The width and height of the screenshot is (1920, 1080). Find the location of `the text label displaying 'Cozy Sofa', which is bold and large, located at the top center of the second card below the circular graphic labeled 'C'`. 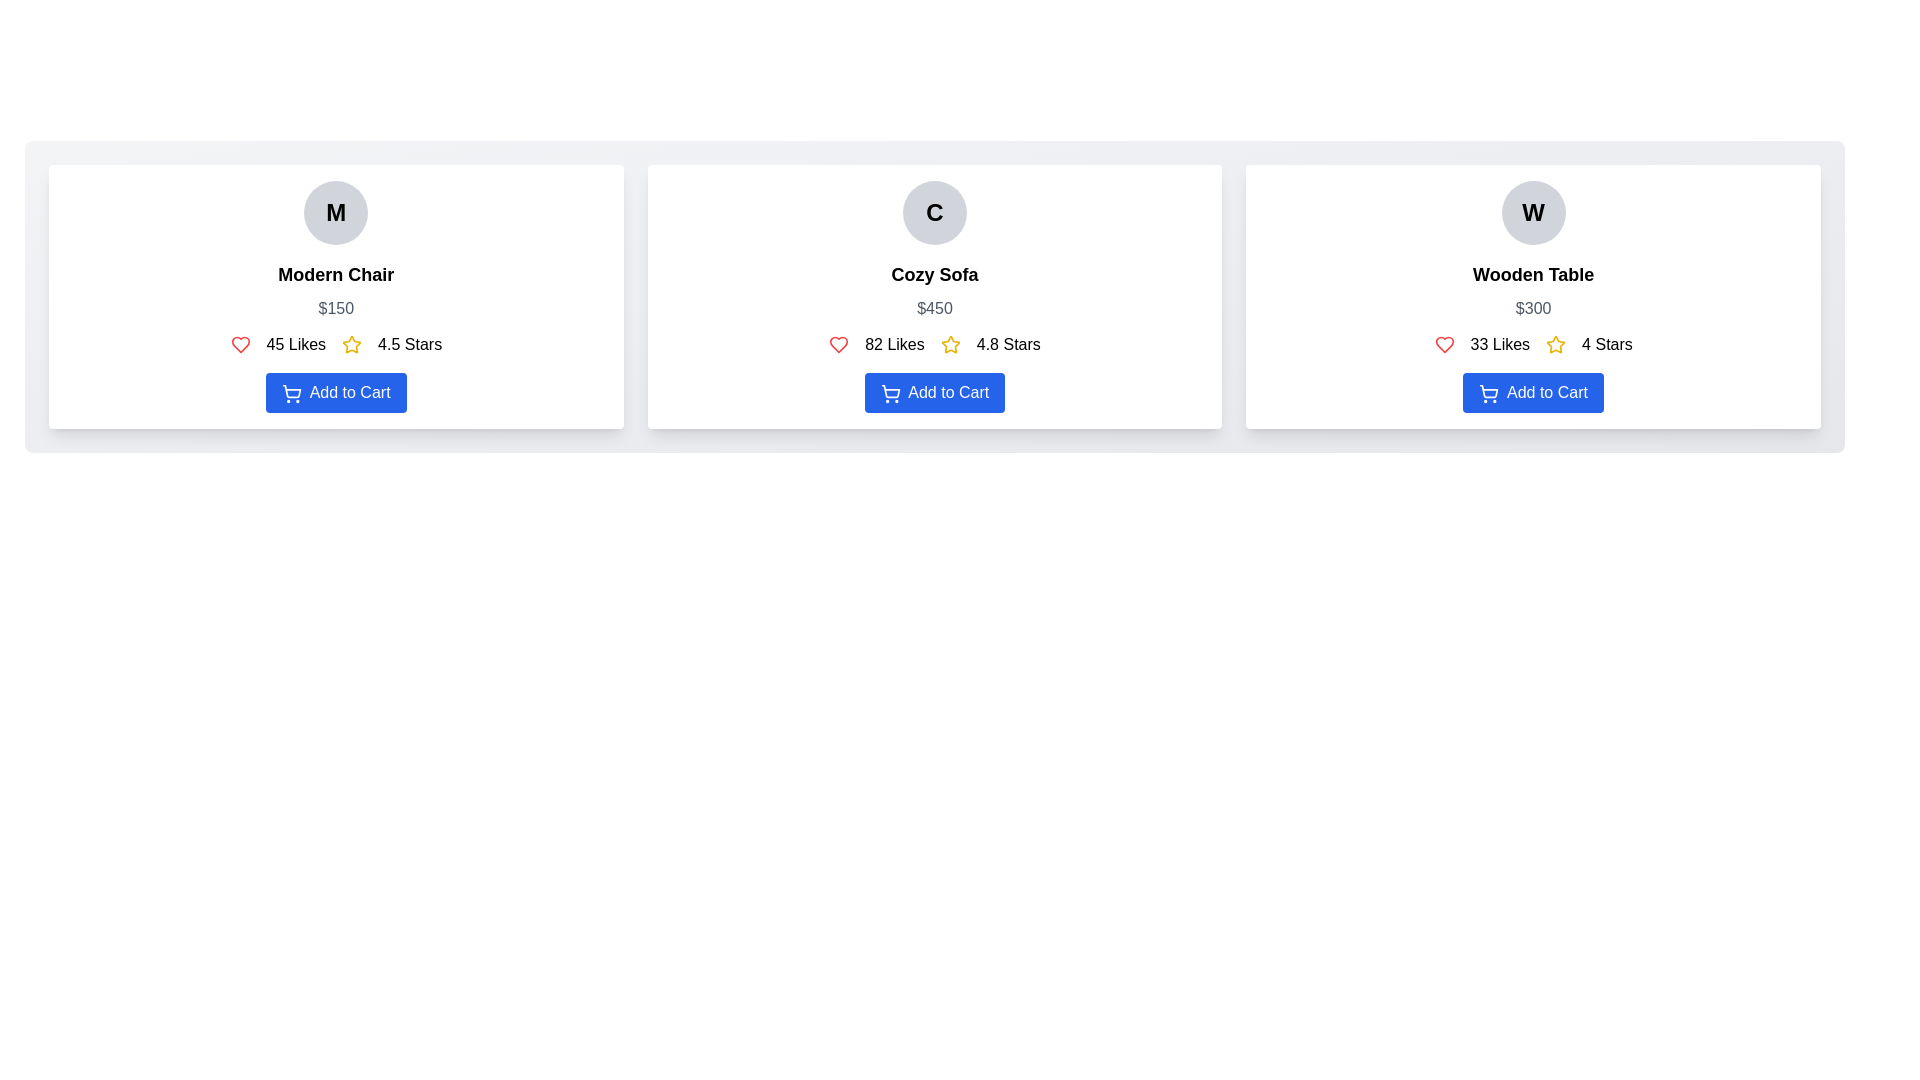

the text label displaying 'Cozy Sofa', which is bold and large, located at the top center of the second card below the circular graphic labeled 'C' is located at coordinates (934, 274).